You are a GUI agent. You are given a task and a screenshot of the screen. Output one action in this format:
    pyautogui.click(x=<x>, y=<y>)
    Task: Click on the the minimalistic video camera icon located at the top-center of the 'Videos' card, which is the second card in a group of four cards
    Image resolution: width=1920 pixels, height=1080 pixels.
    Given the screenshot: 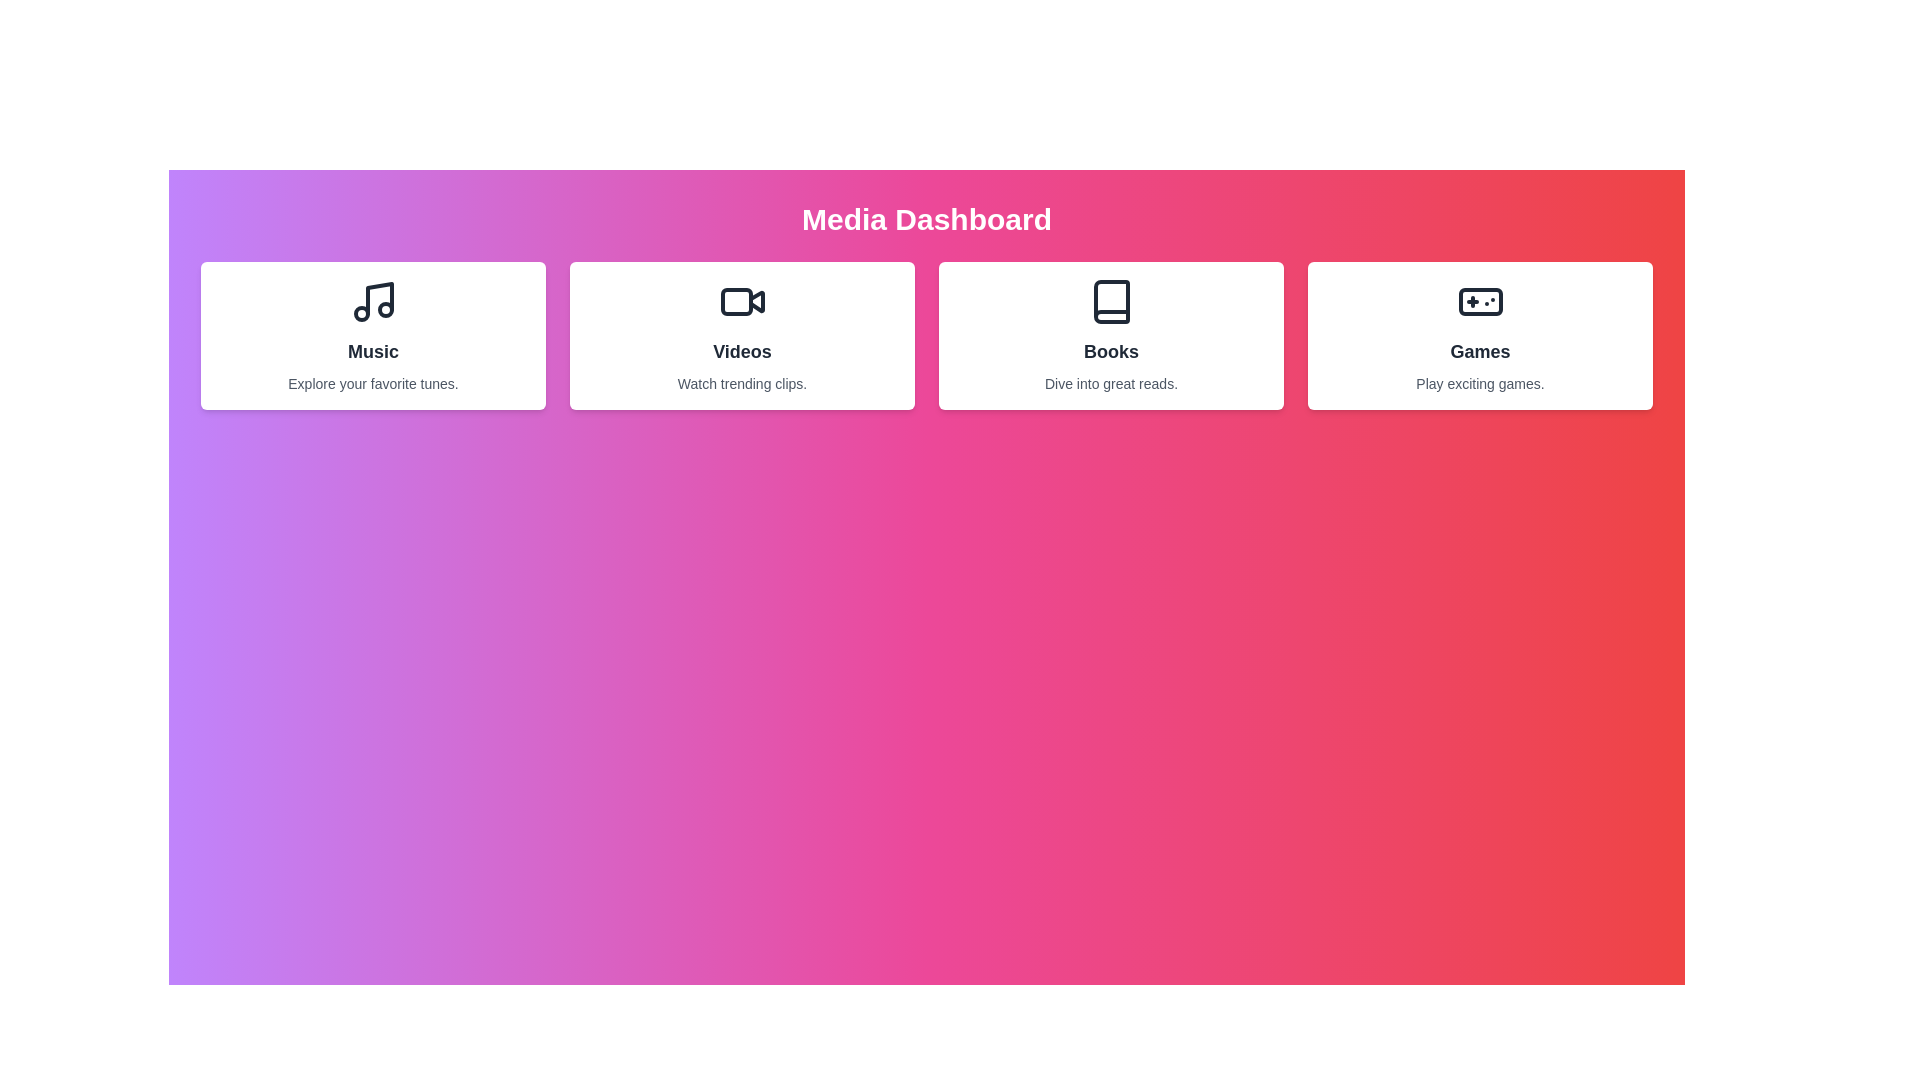 What is the action you would take?
    pyautogui.click(x=741, y=301)
    